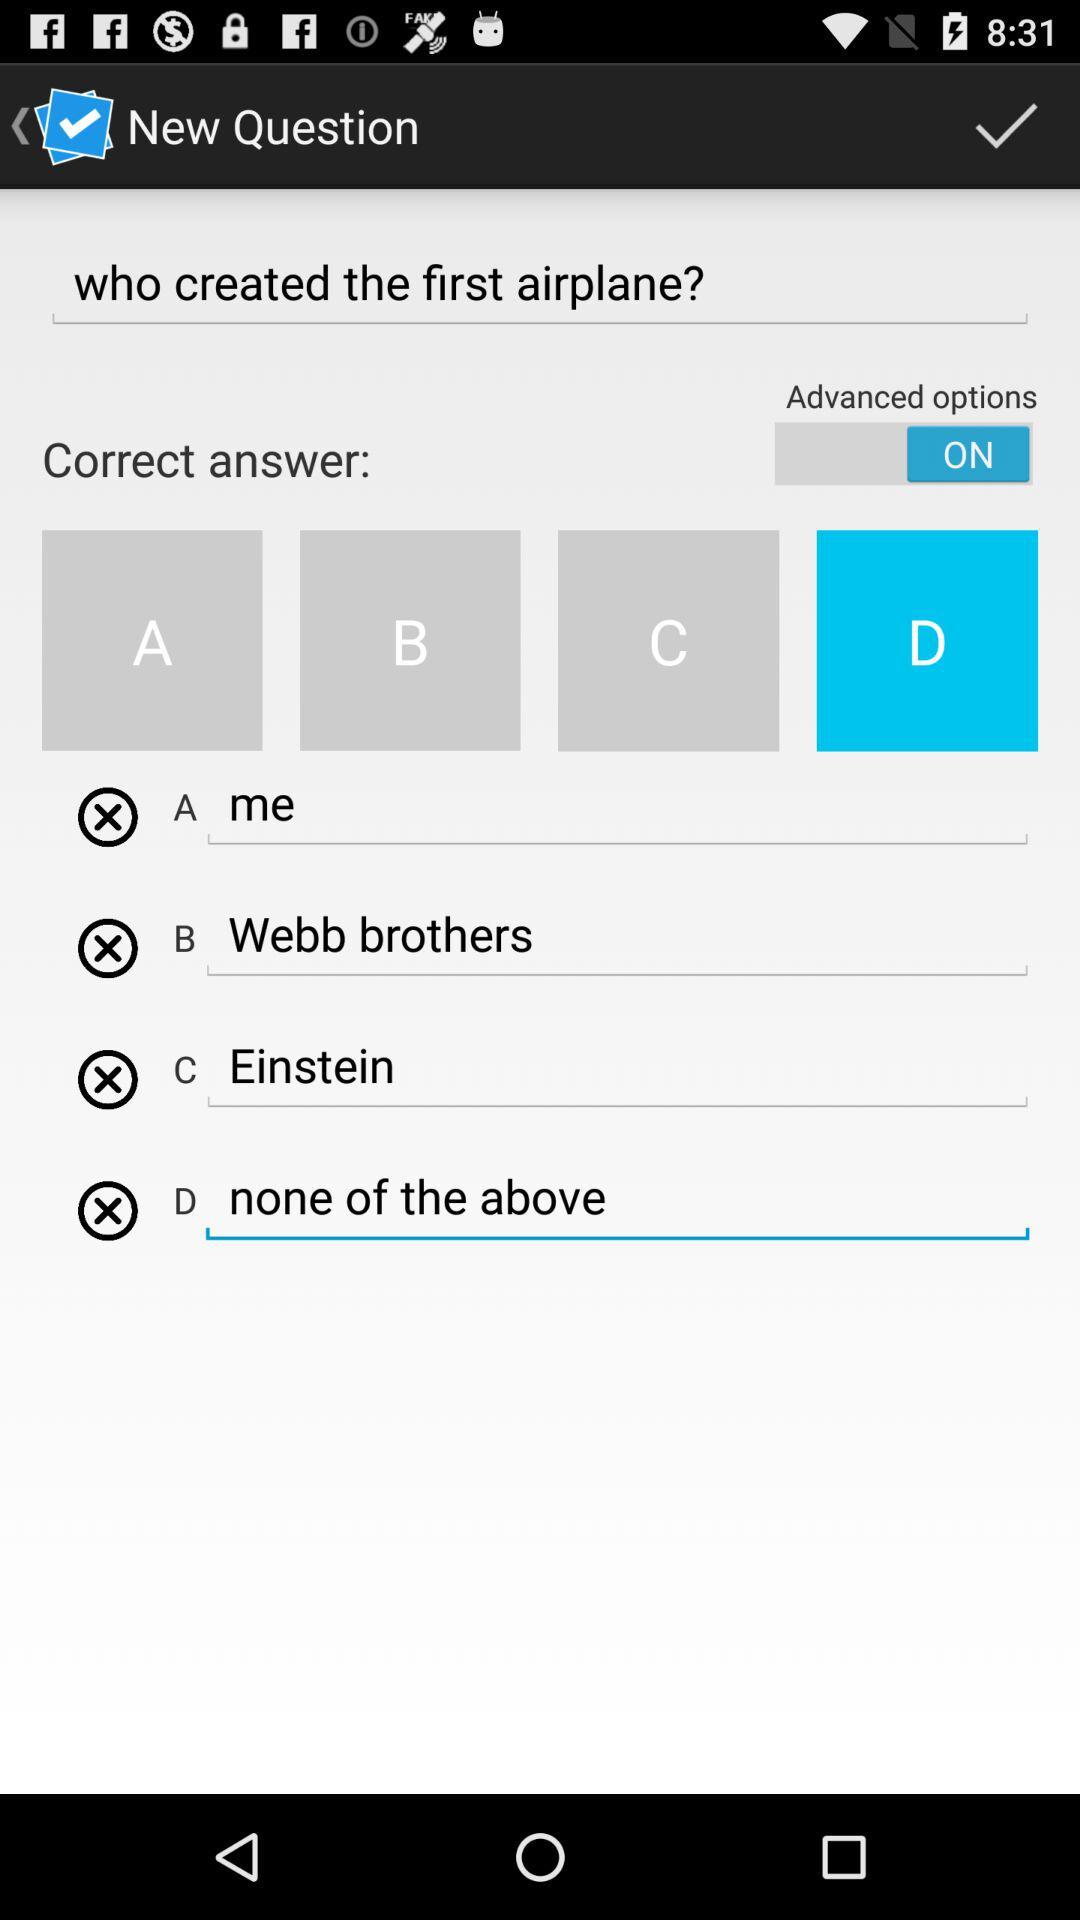  What do you see at coordinates (107, 1078) in the screenshot?
I see `answer` at bounding box center [107, 1078].